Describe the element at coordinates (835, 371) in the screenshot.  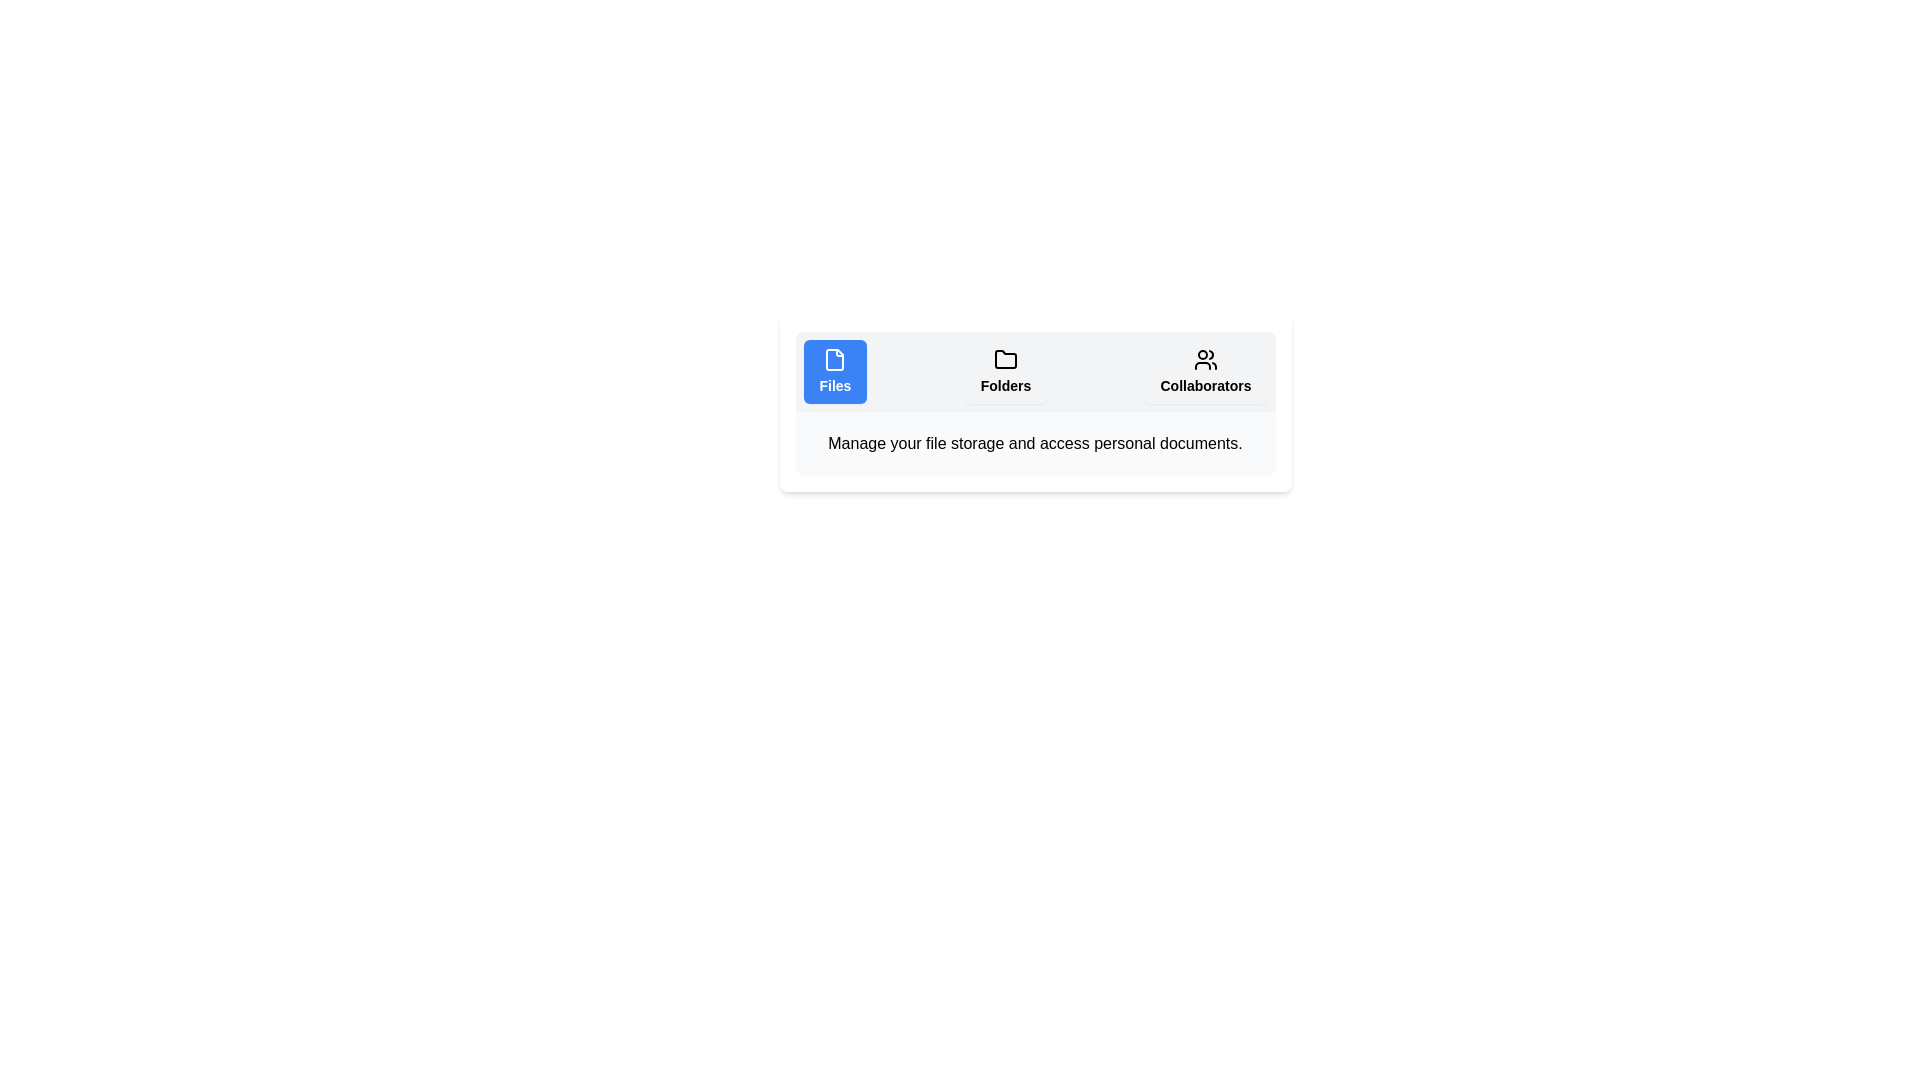
I see `the Files tab` at that location.